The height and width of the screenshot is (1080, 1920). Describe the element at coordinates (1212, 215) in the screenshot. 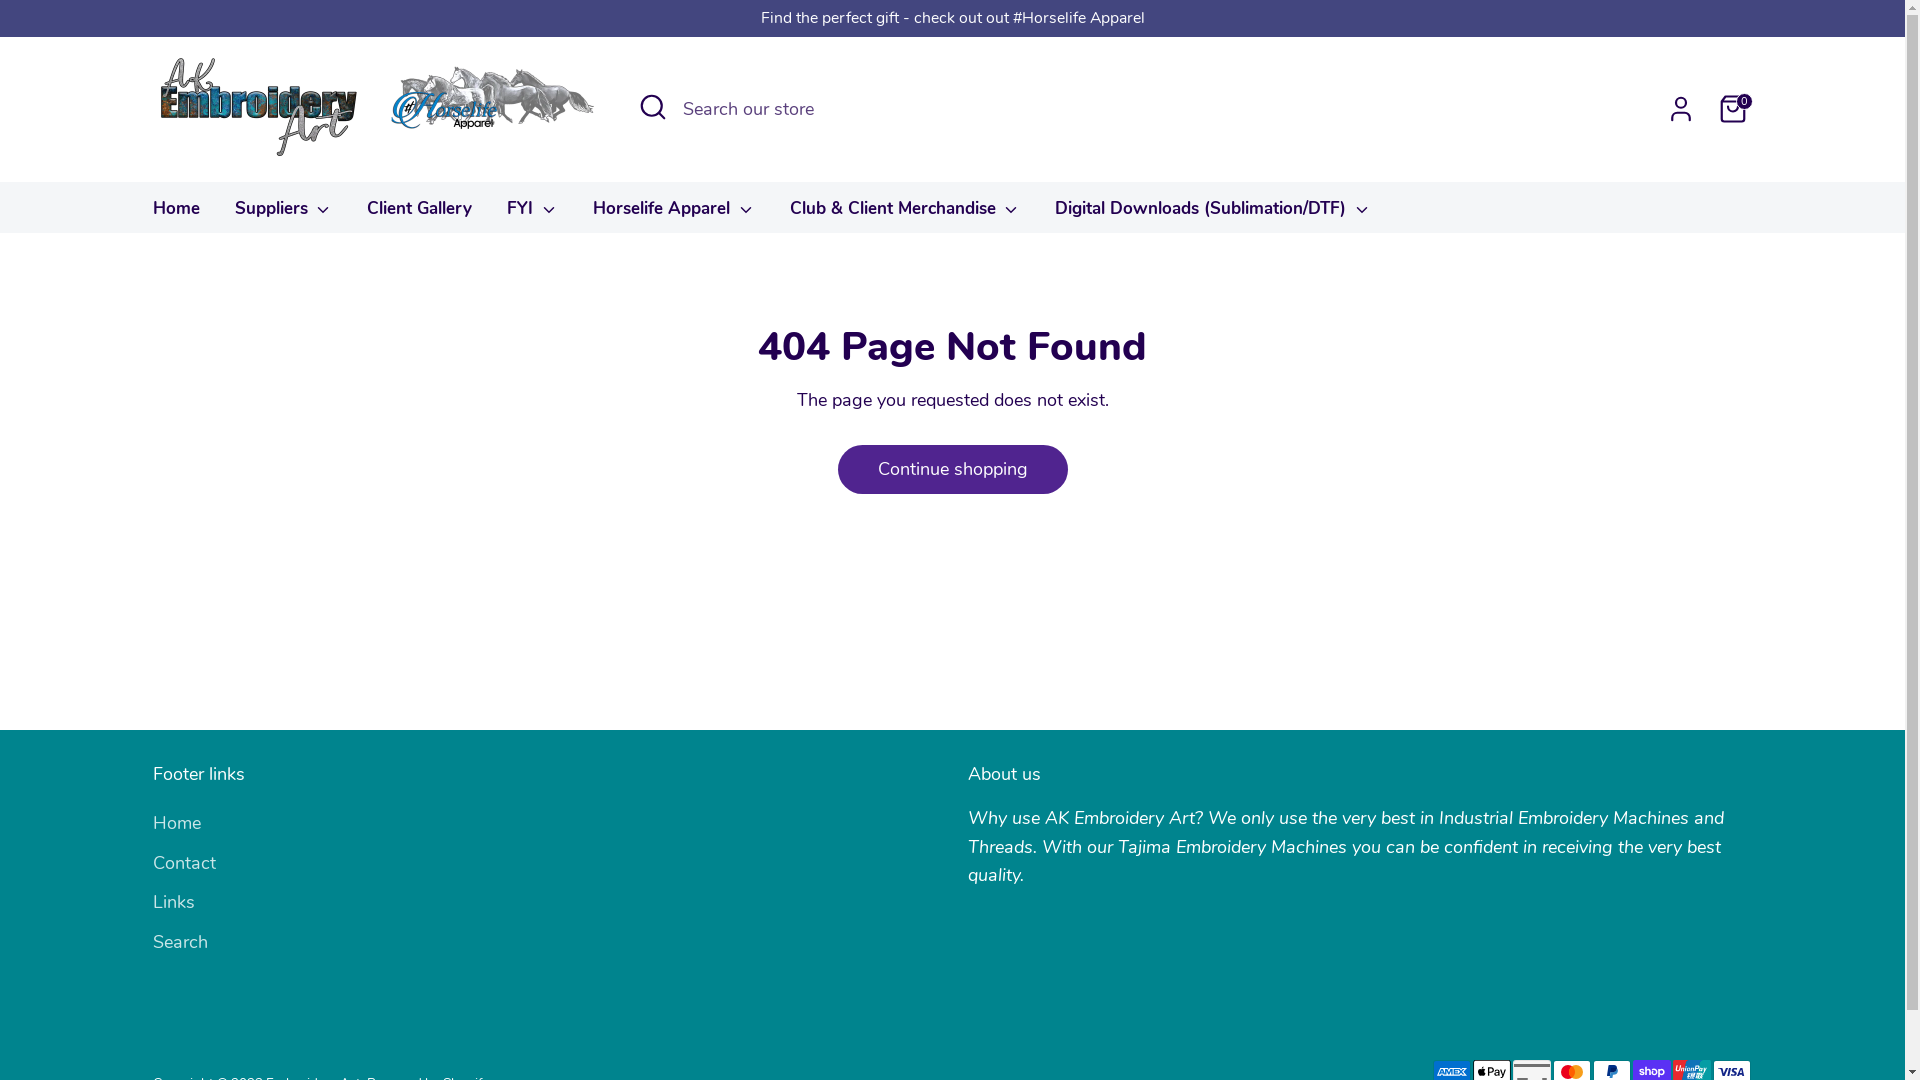

I see `'Digital Downloads (Sublimation/DTF)'` at that location.